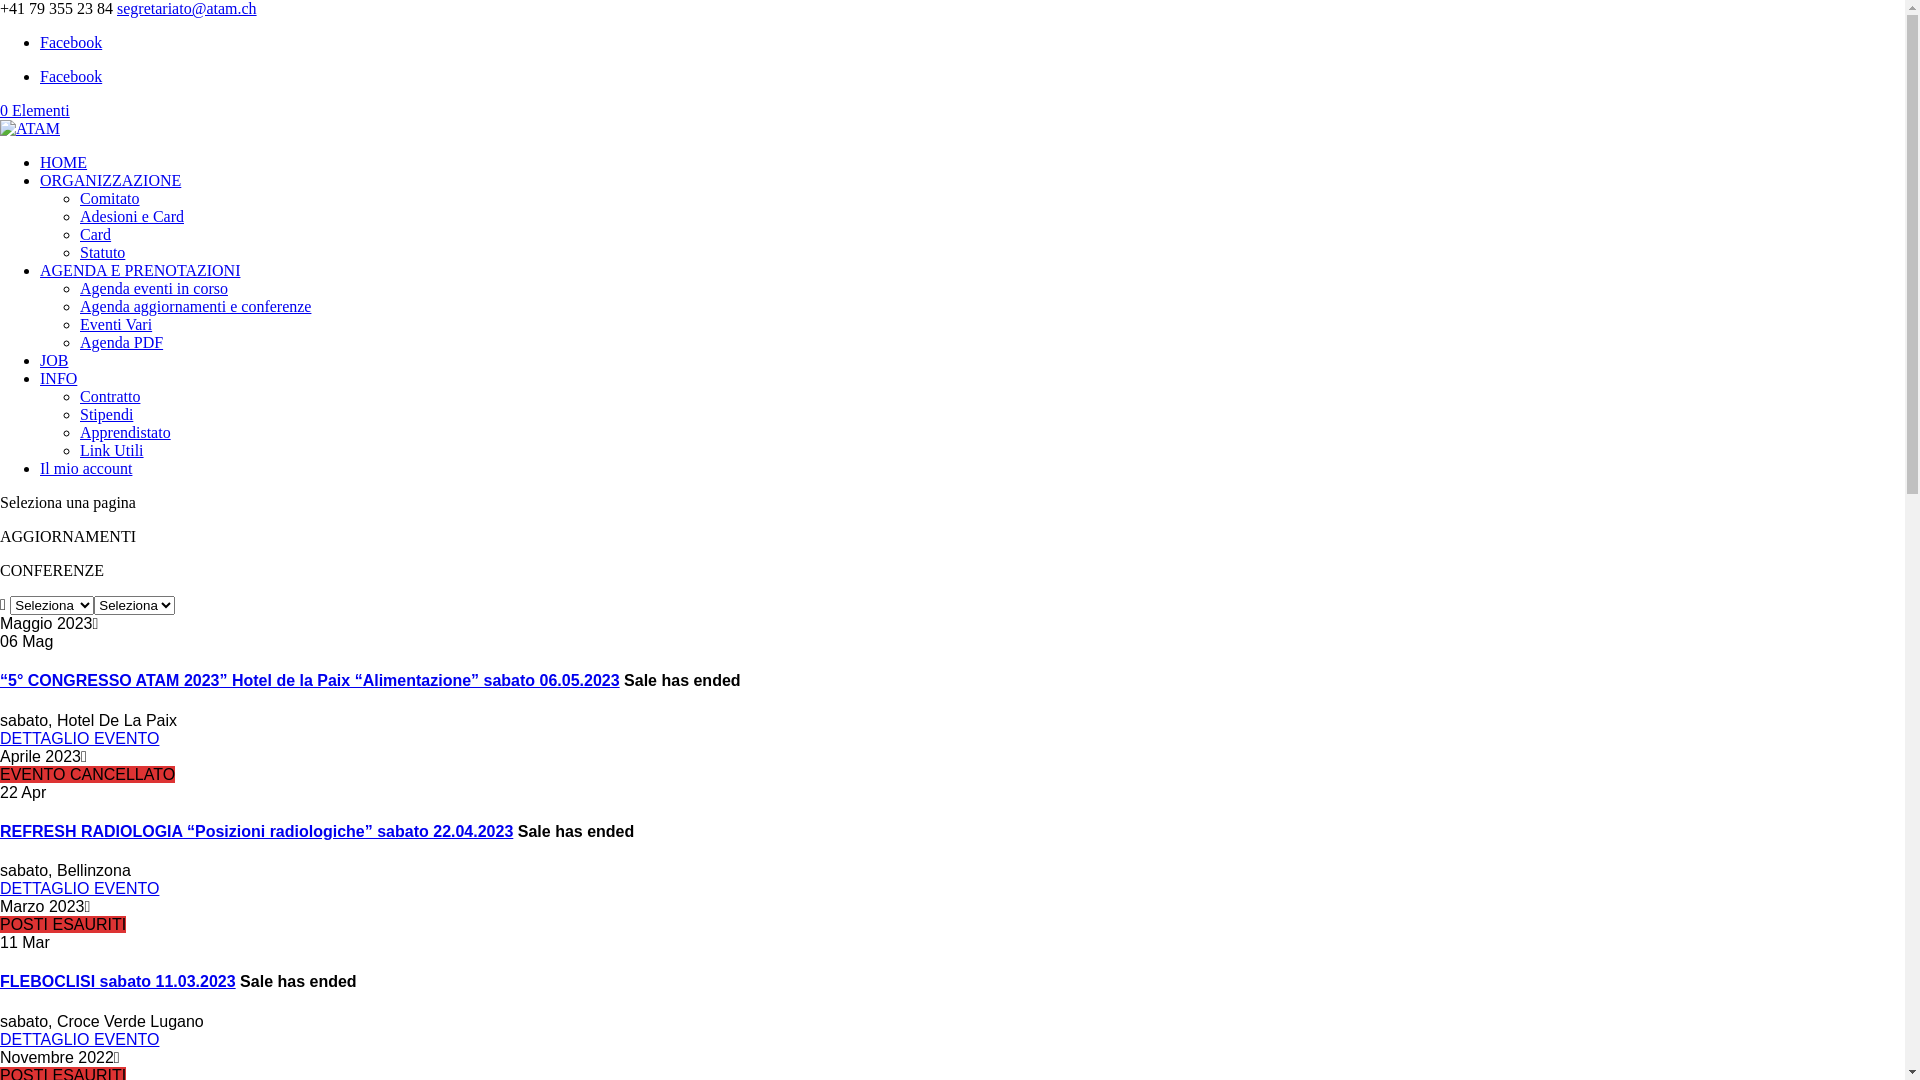 This screenshot has height=1080, width=1920. What do you see at coordinates (79, 738) in the screenshot?
I see `'DETTAGLIO EVENTO'` at bounding box center [79, 738].